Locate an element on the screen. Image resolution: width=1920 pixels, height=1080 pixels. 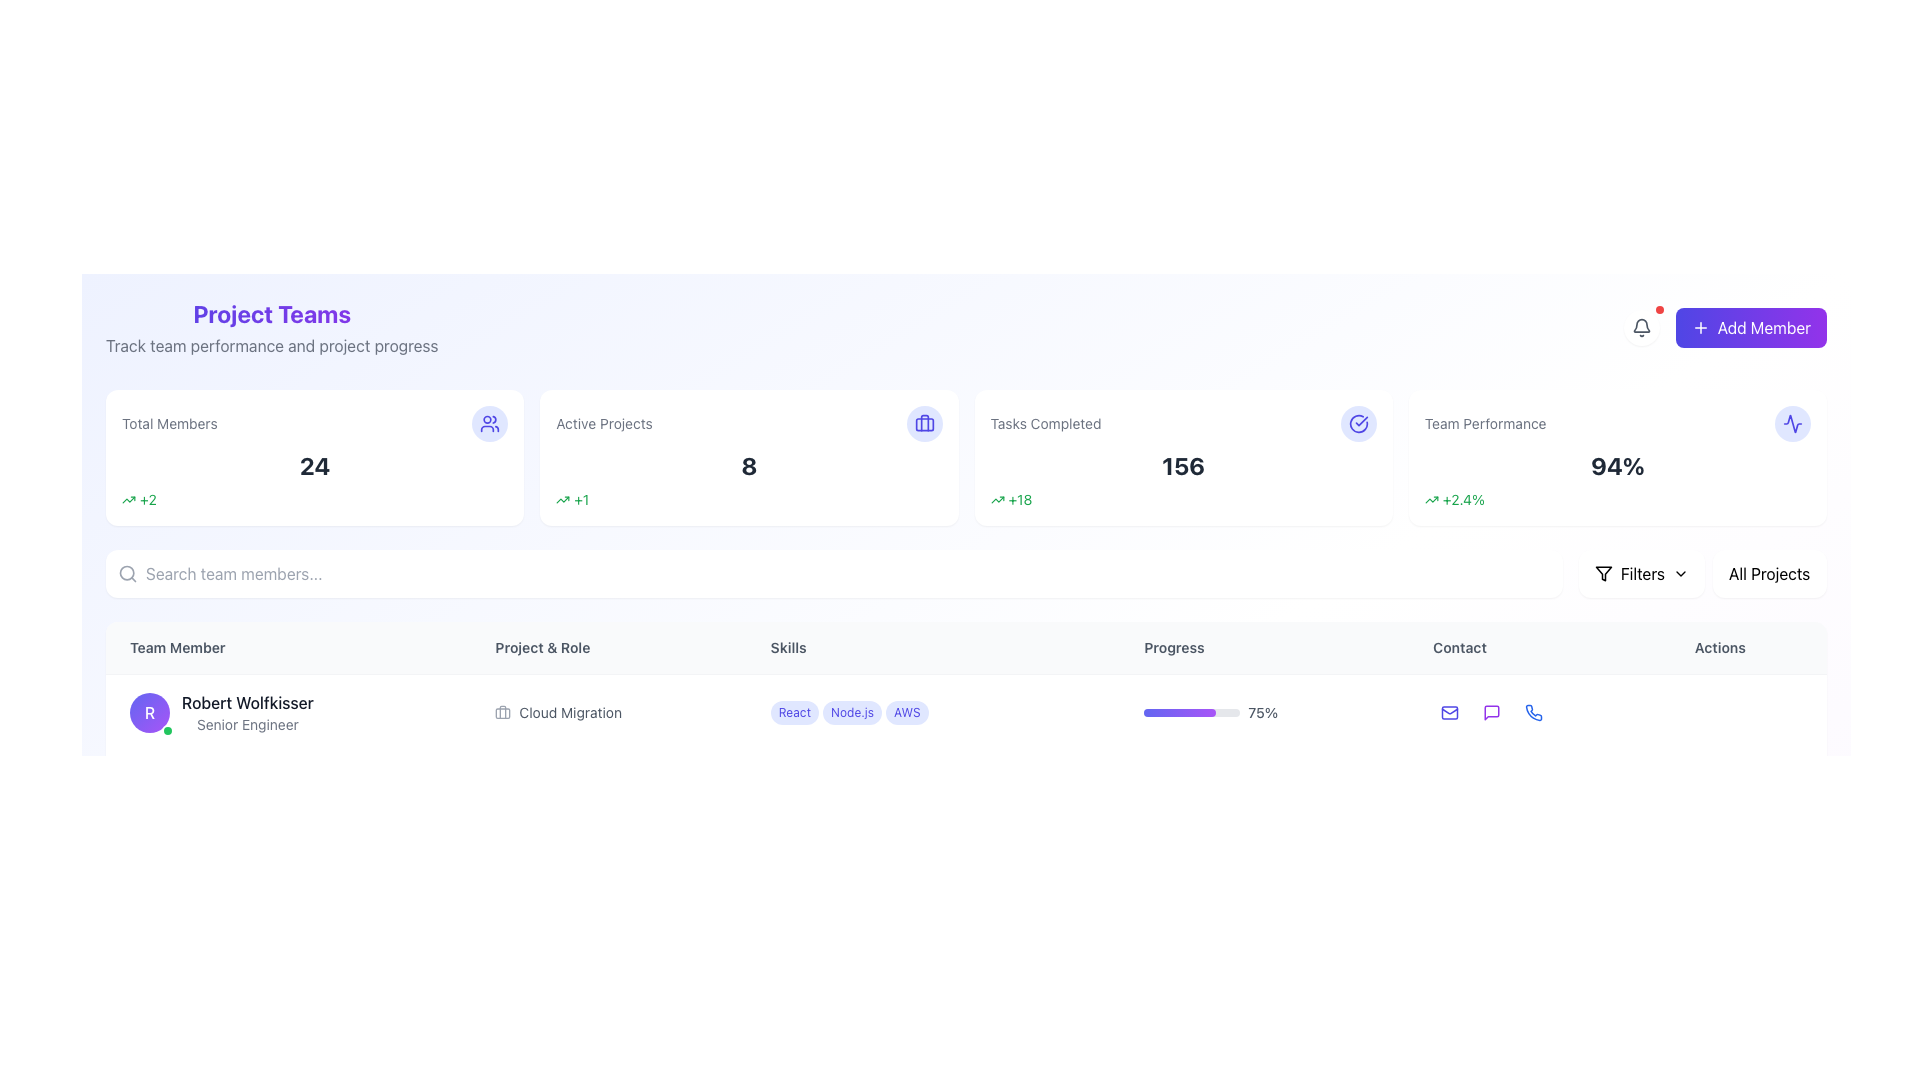
the circular avatar of 'Robert Wolfkisser' located on the left side of the row, which indicates his active status with a green dot is located at coordinates (148, 712).